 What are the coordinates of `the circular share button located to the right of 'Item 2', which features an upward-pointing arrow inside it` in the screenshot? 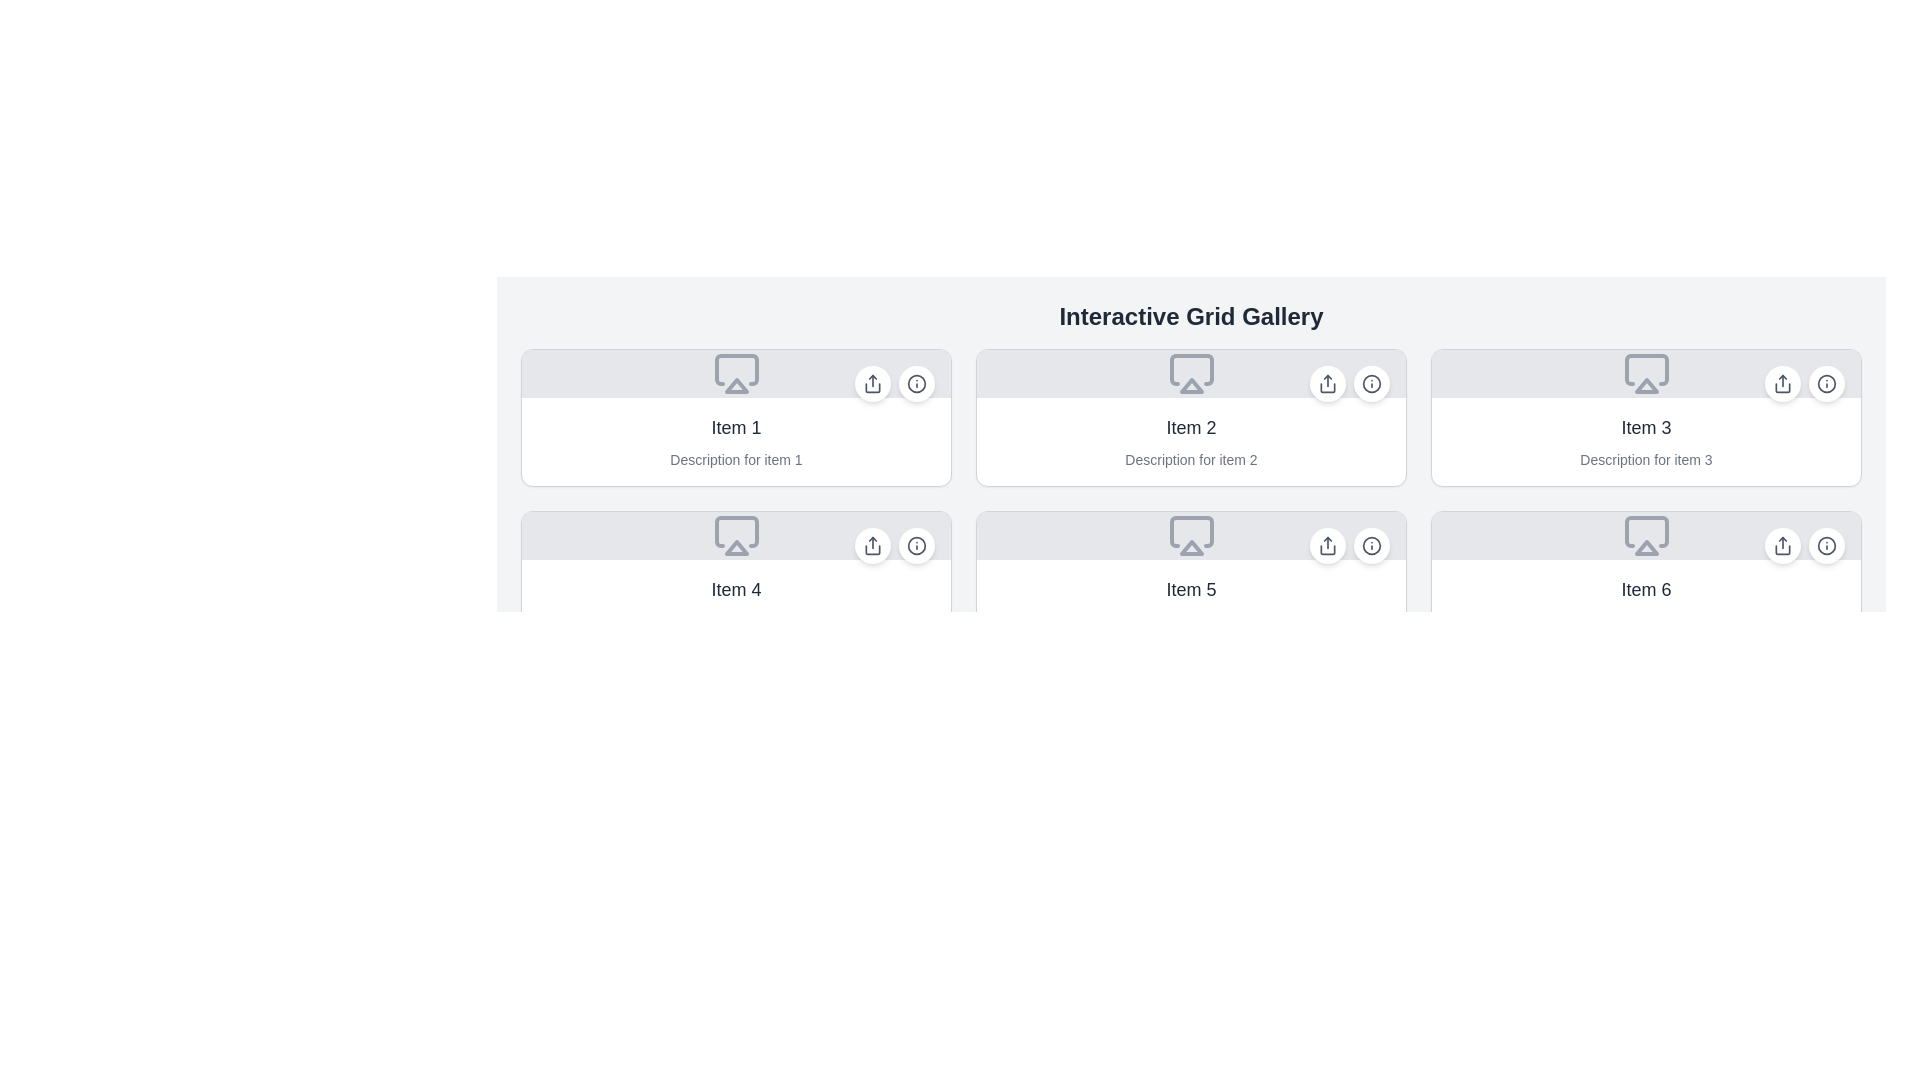 It's located at (1328, 384).